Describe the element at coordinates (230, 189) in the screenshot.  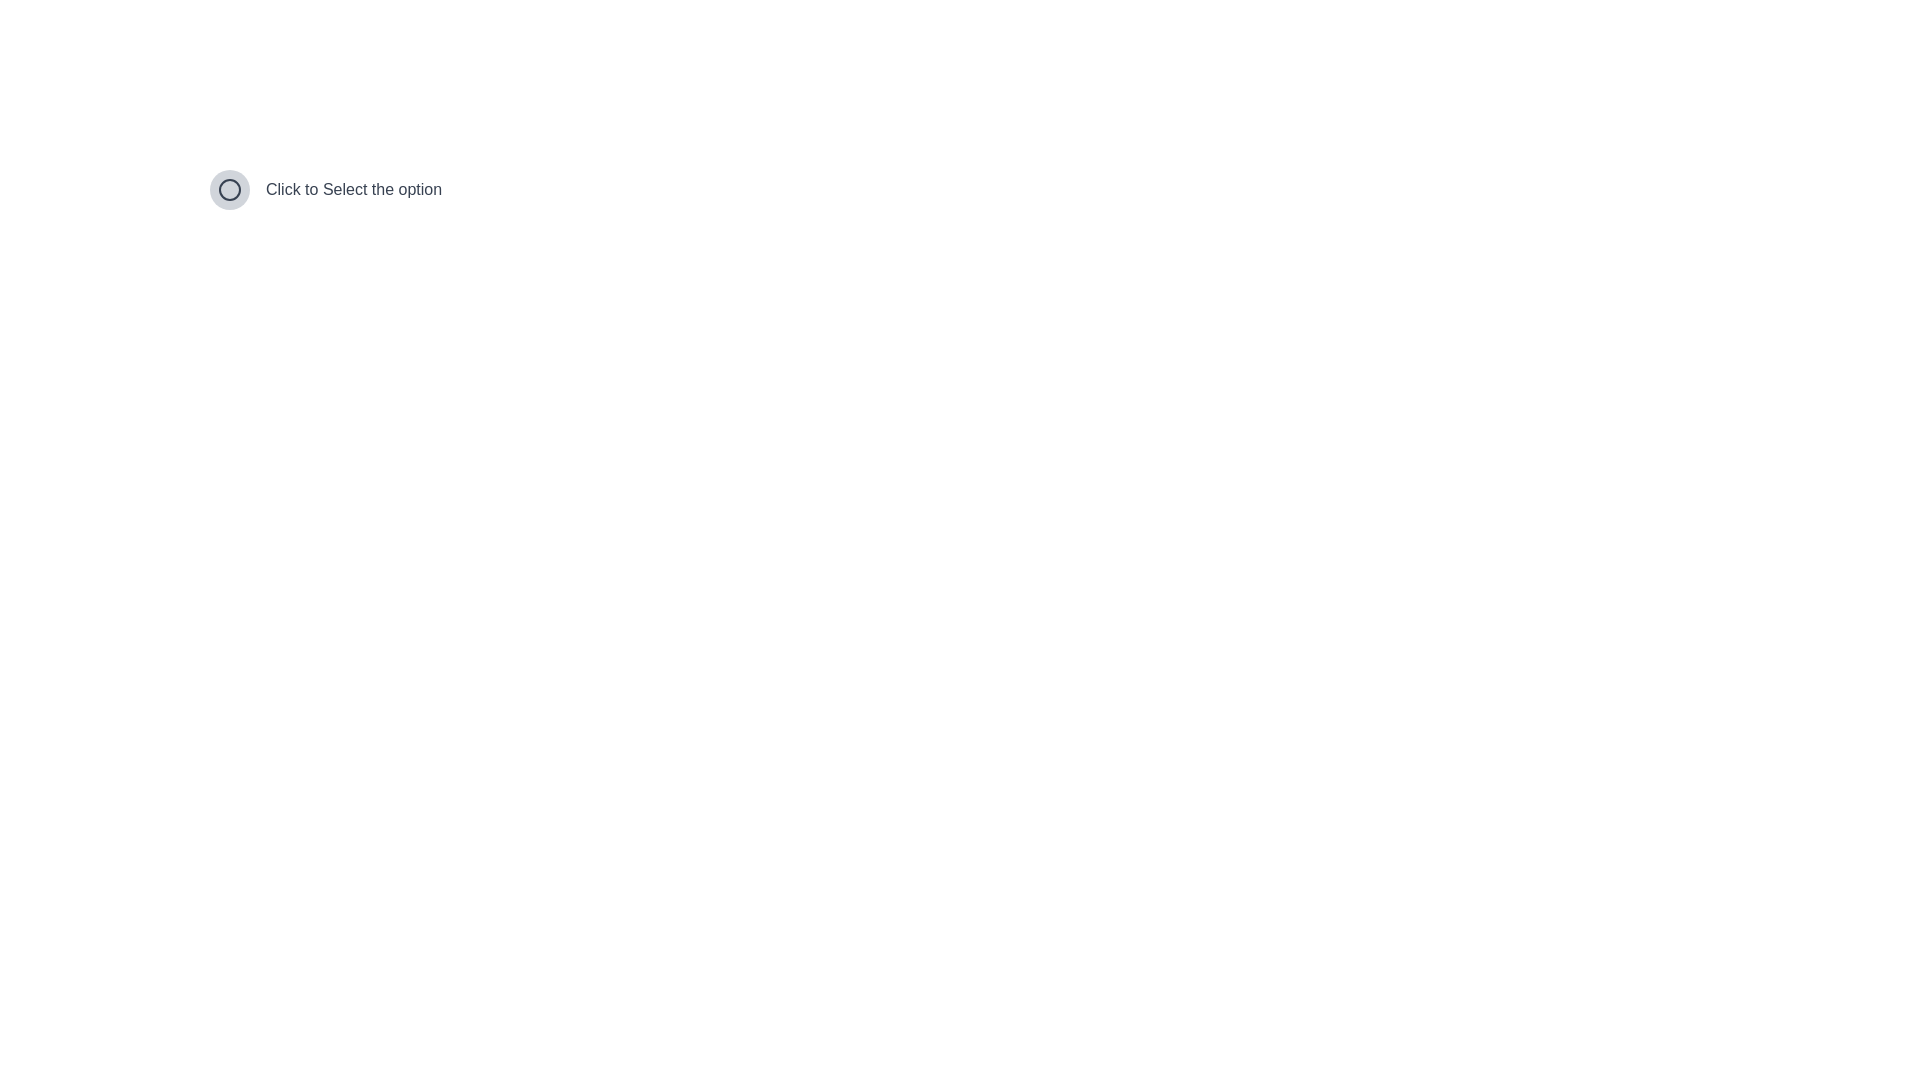
I see `circular button to toggle the checkbox` at that location.